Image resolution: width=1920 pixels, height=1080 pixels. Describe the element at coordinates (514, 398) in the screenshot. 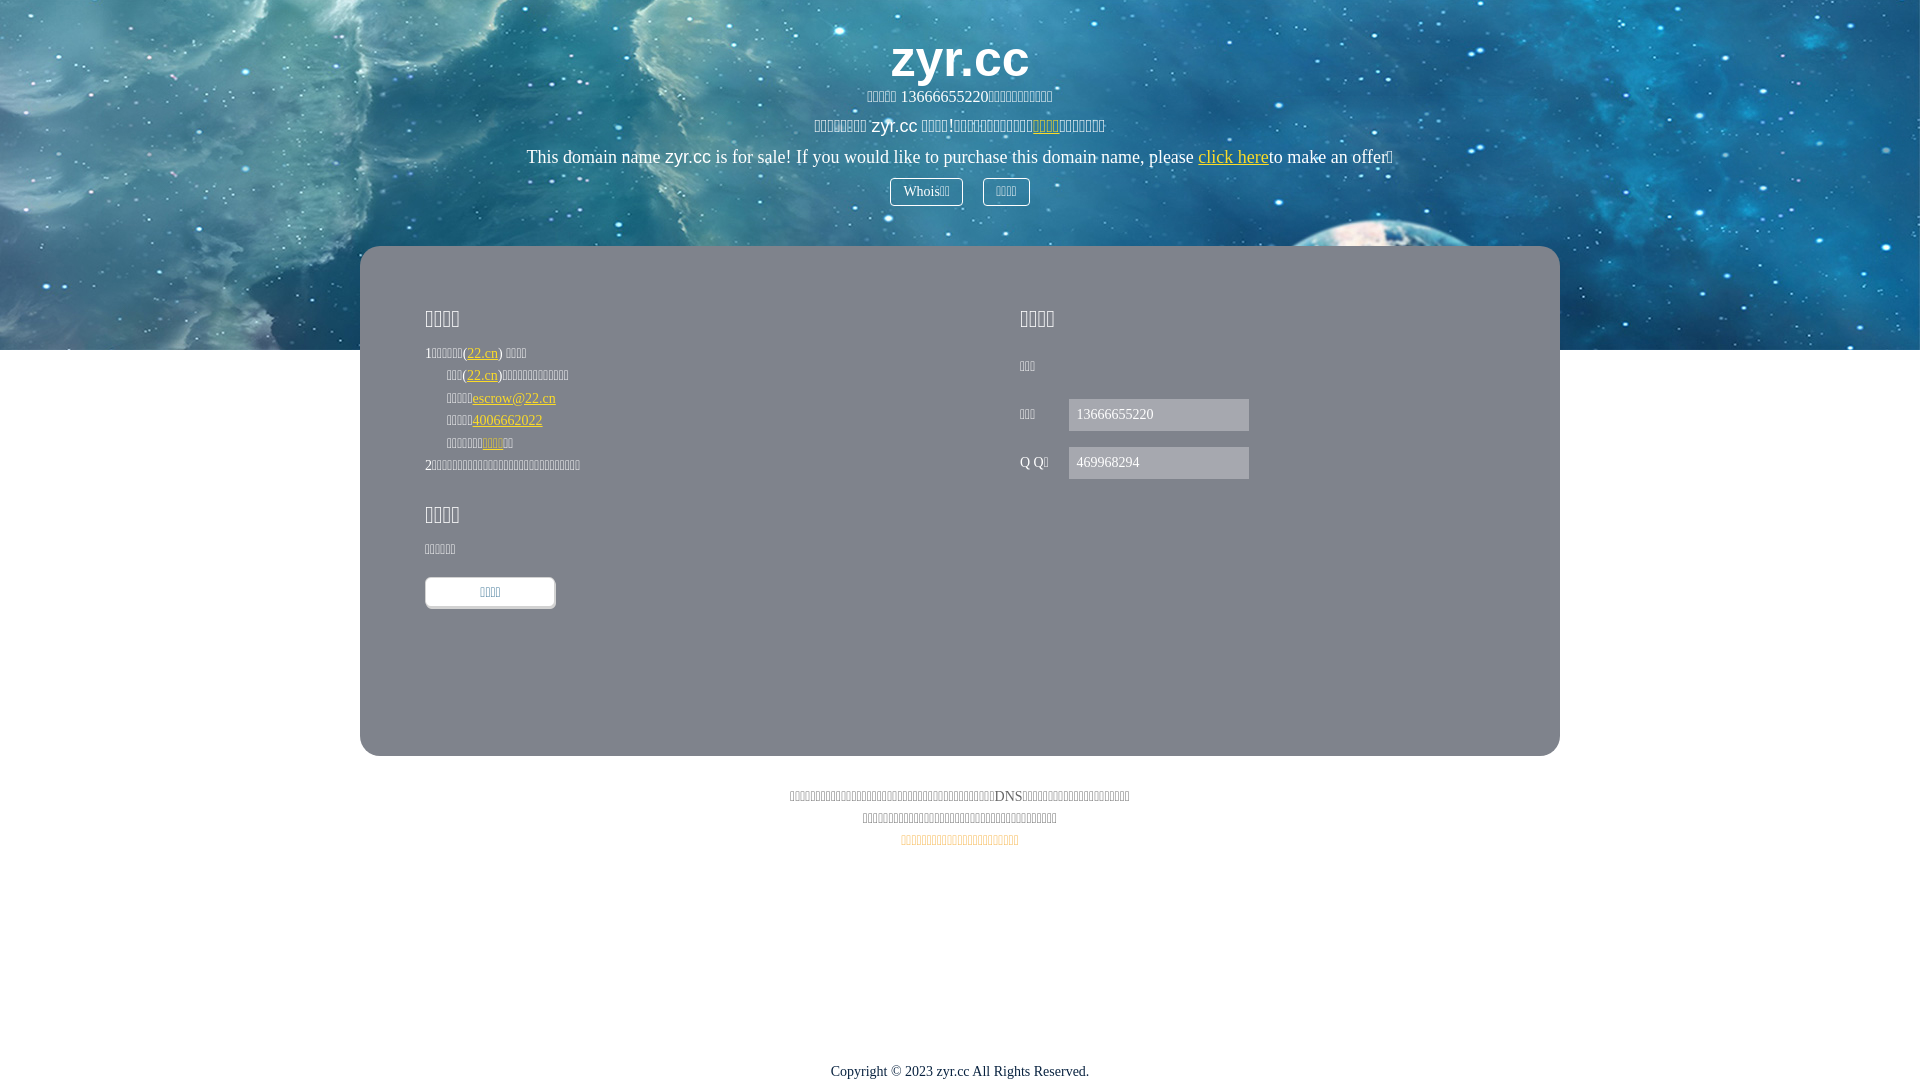

I see `'escrow@22.cn'` at that location.